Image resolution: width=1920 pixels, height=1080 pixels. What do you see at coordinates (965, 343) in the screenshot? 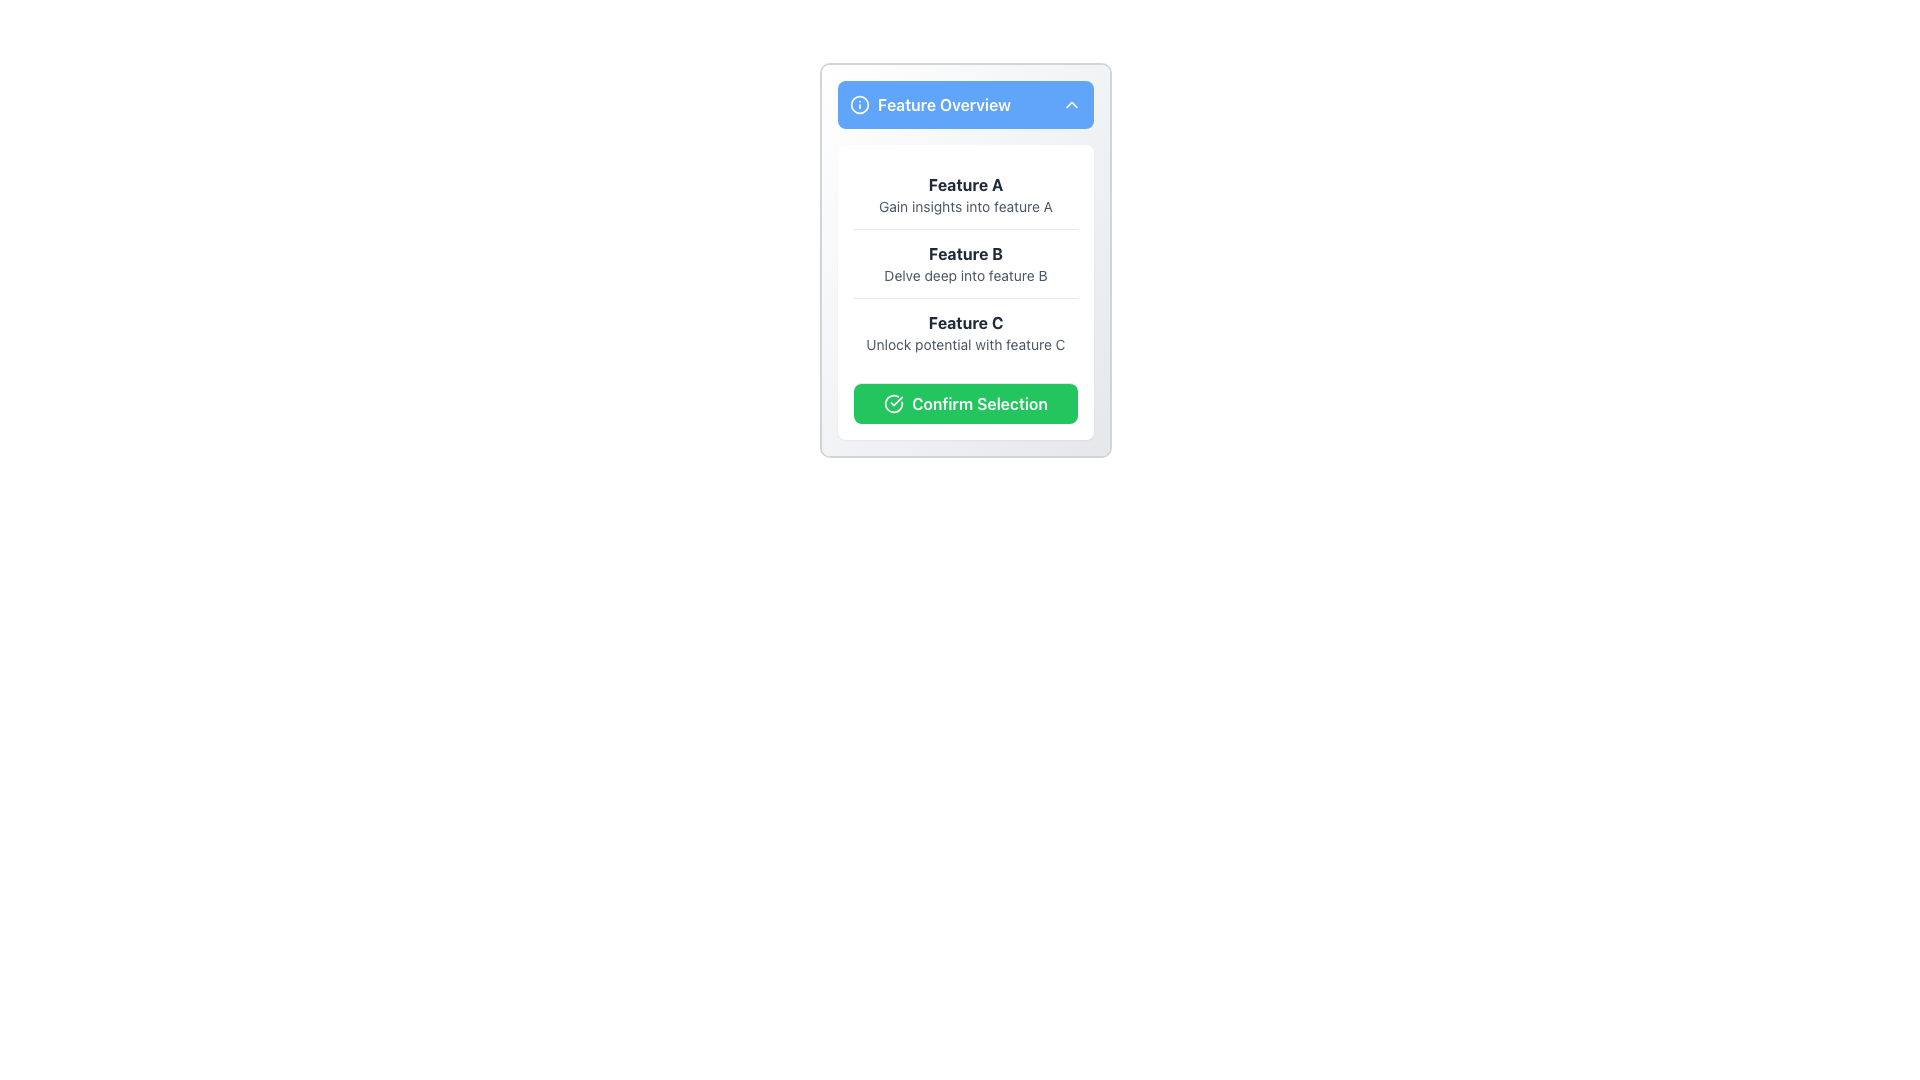
I see `the static text label providing additional information about 'Feature C', located under the 'Feature C' heading in the 'Feature Overview' section` at bounding box center [965, 343].